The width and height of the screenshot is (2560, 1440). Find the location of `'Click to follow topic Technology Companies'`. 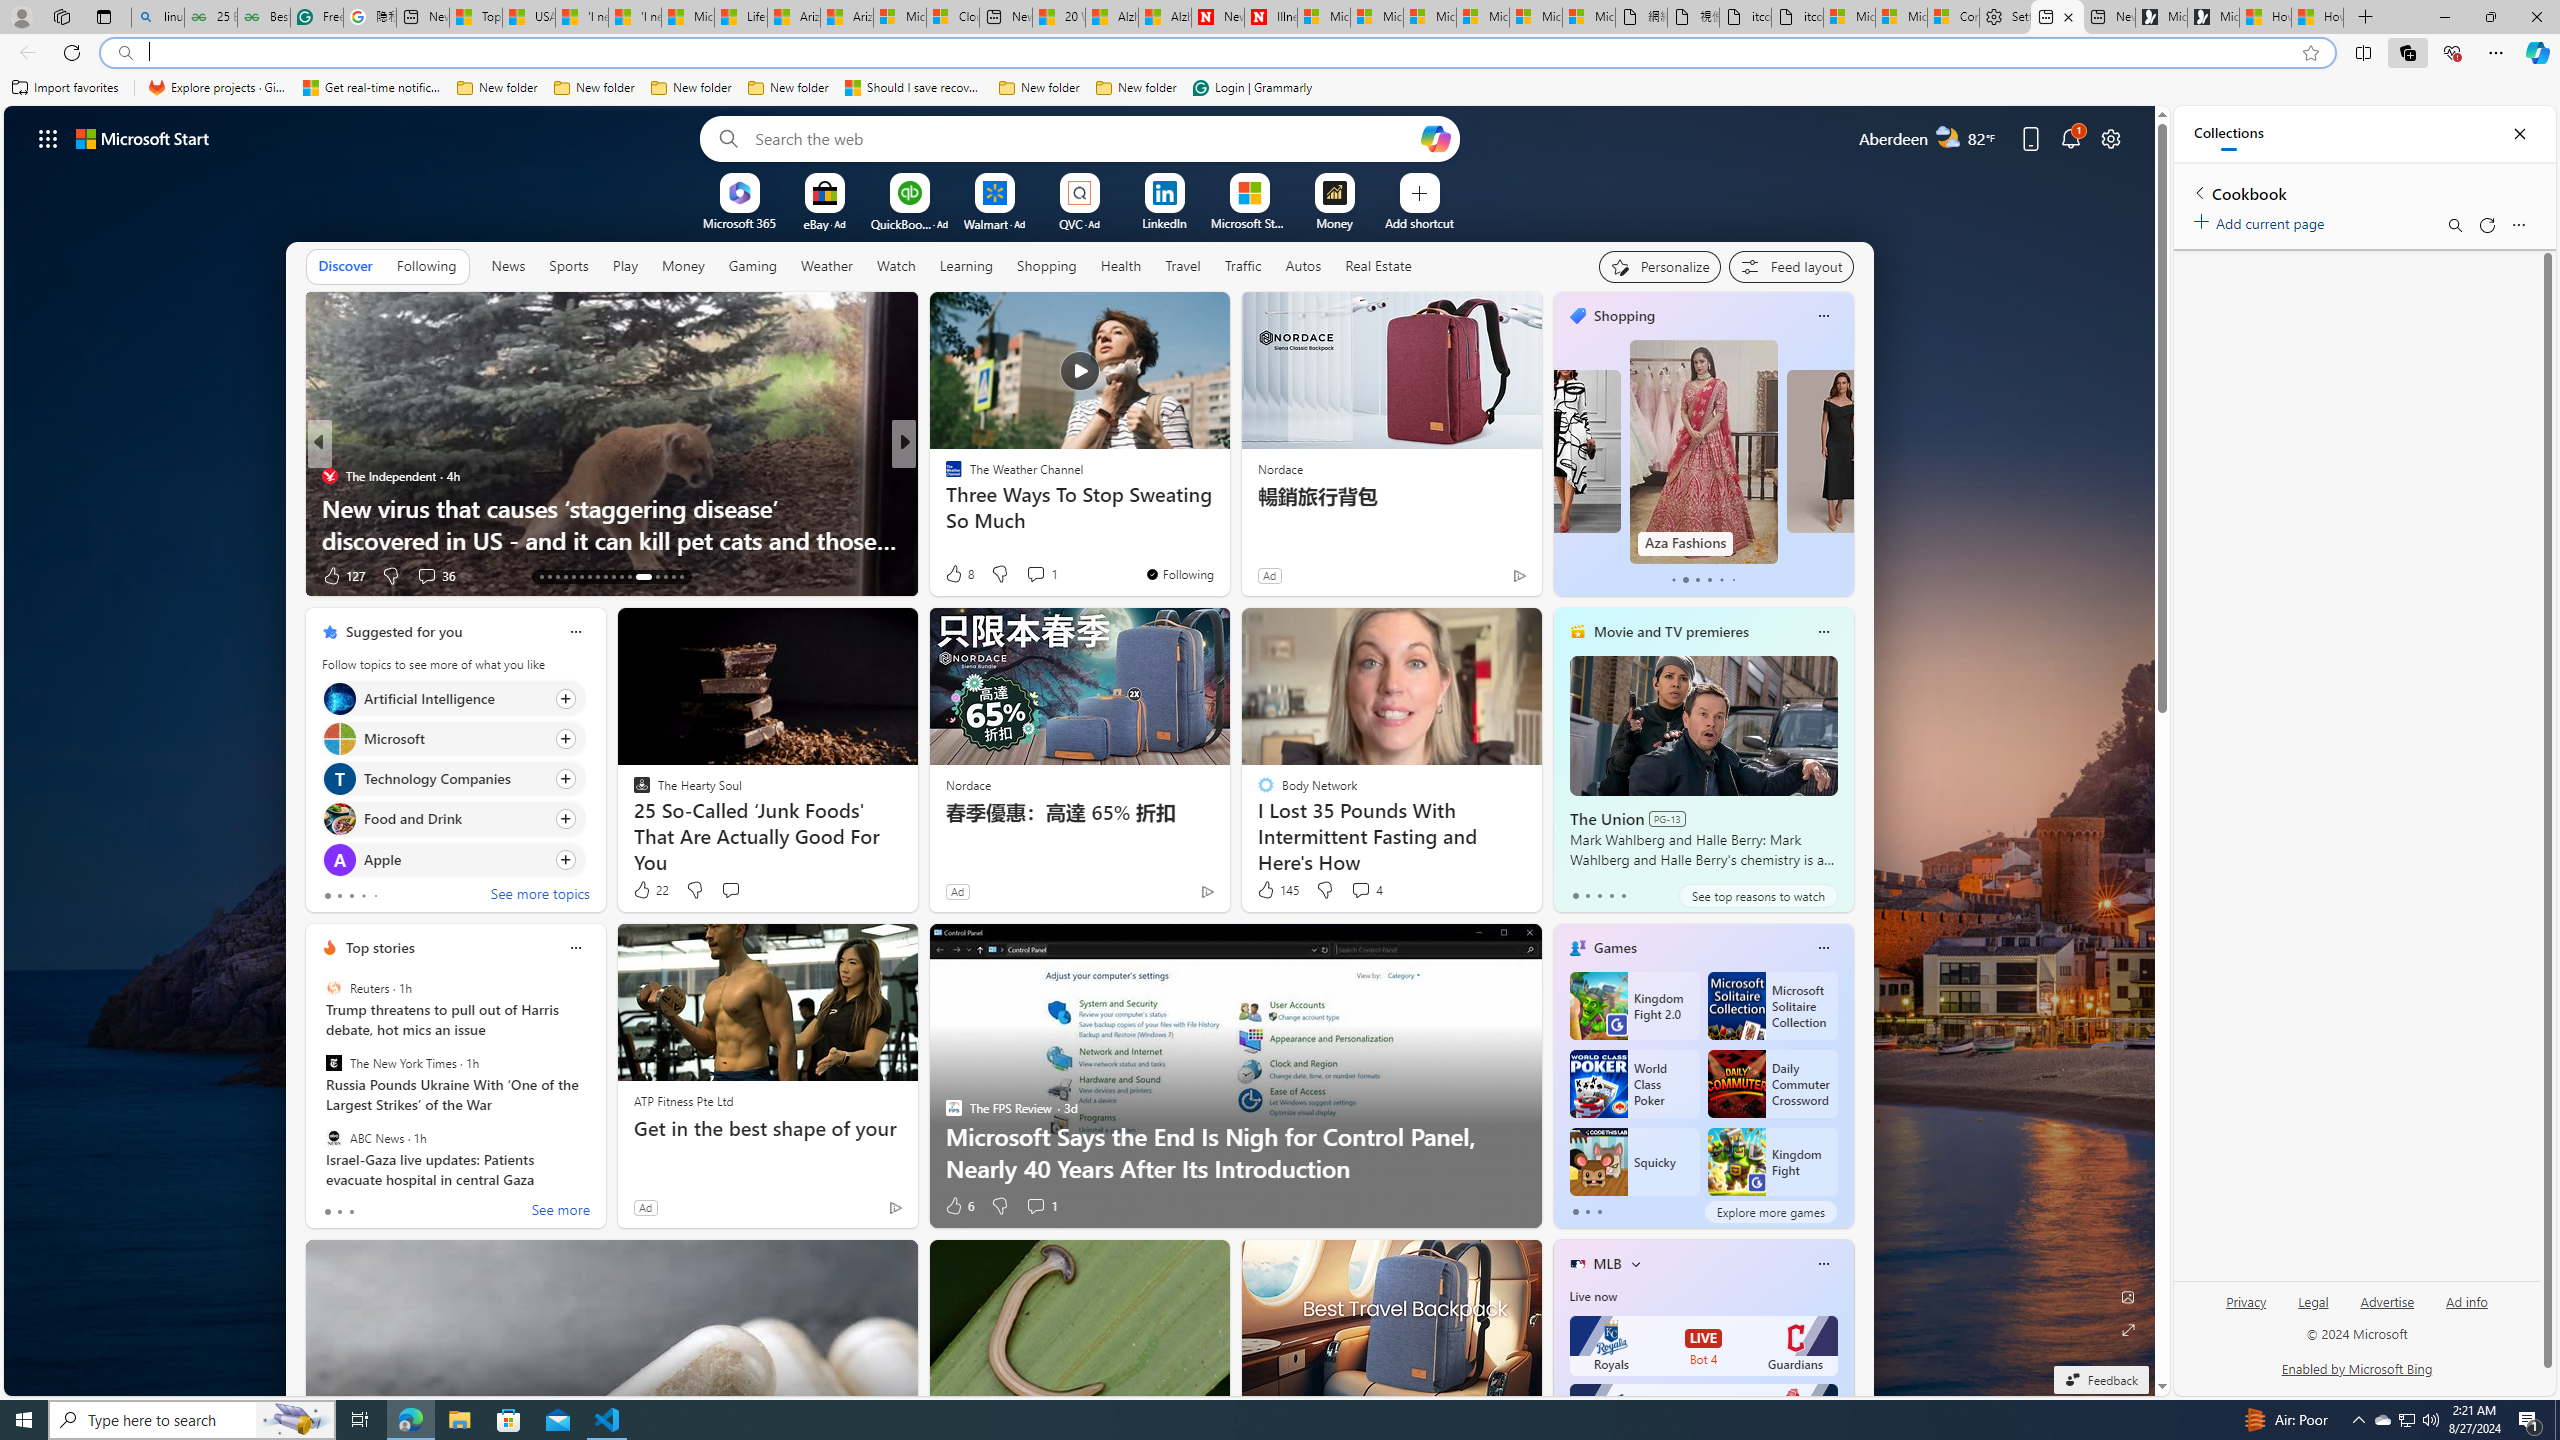

'Click to follow topic Technology Companies' is located at coordinates (452, 778).